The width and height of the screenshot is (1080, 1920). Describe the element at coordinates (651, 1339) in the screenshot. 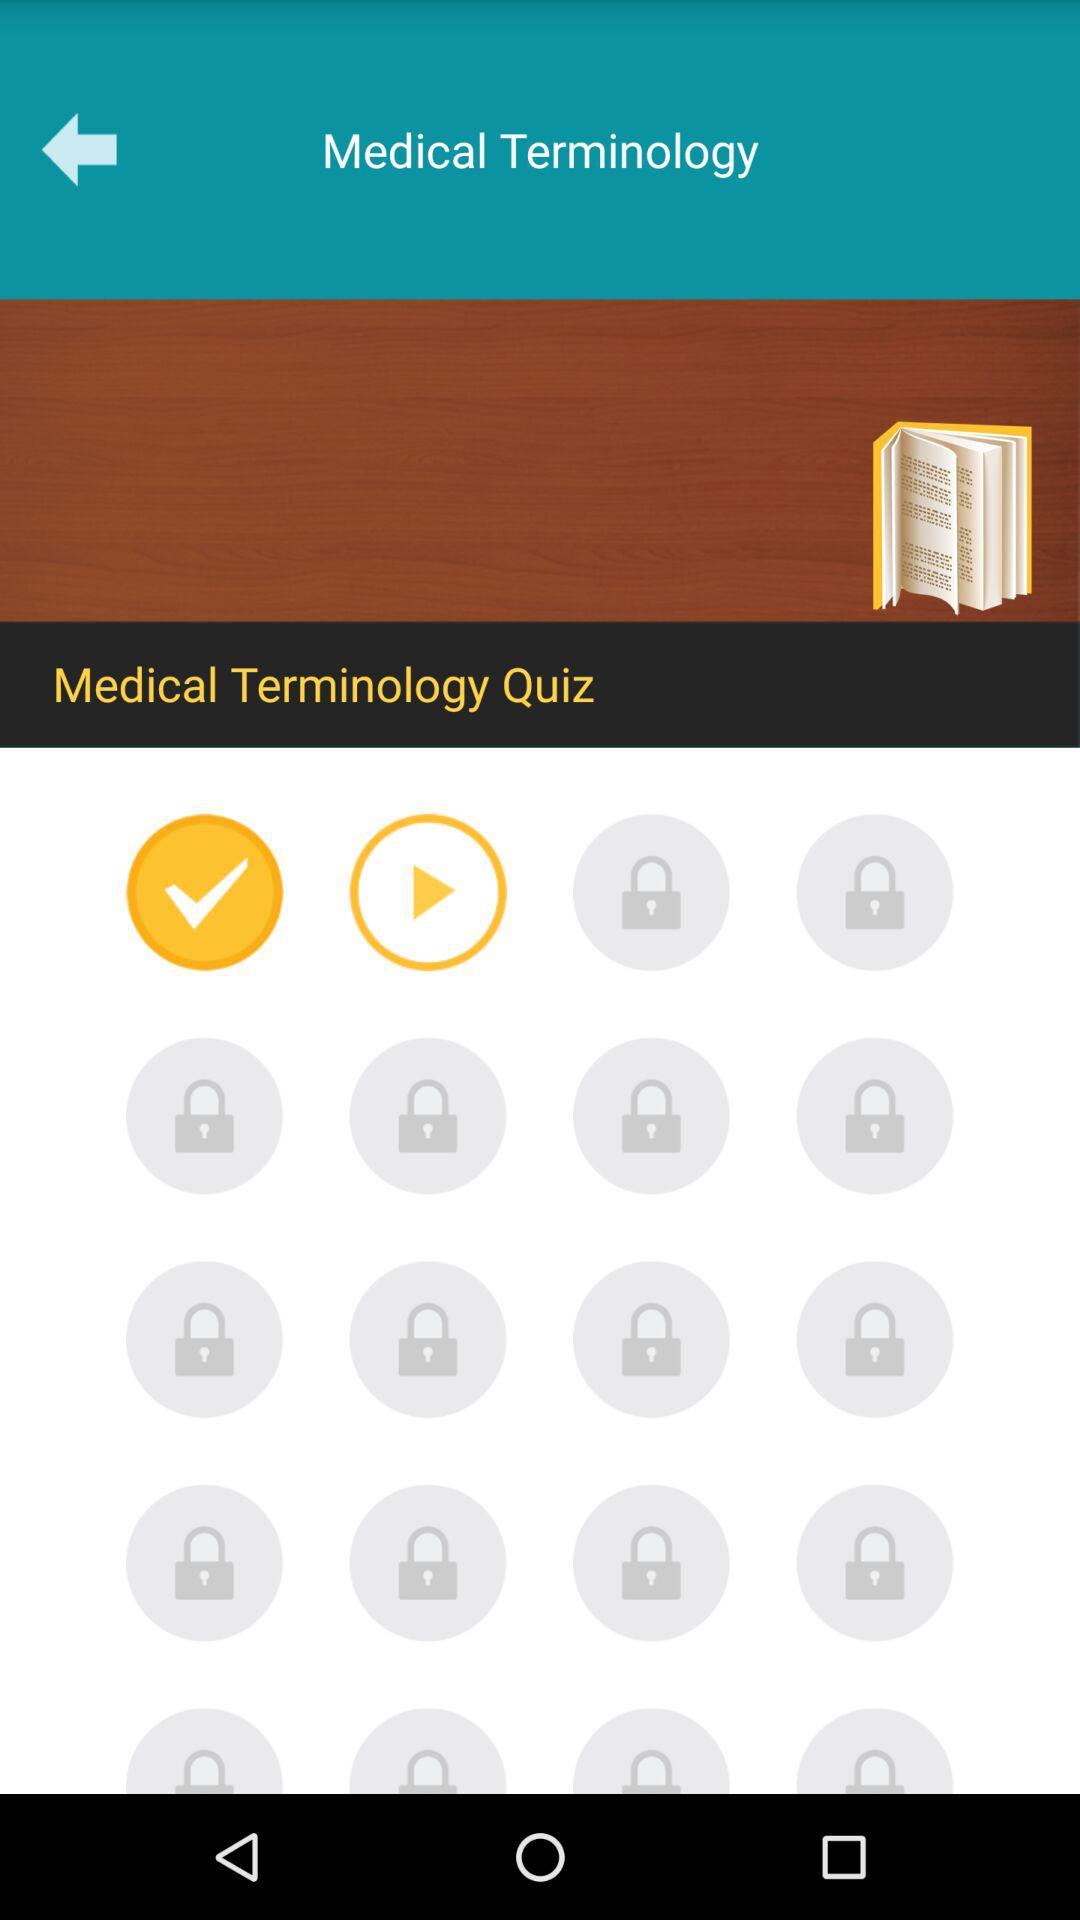

I see `lock` at that location.